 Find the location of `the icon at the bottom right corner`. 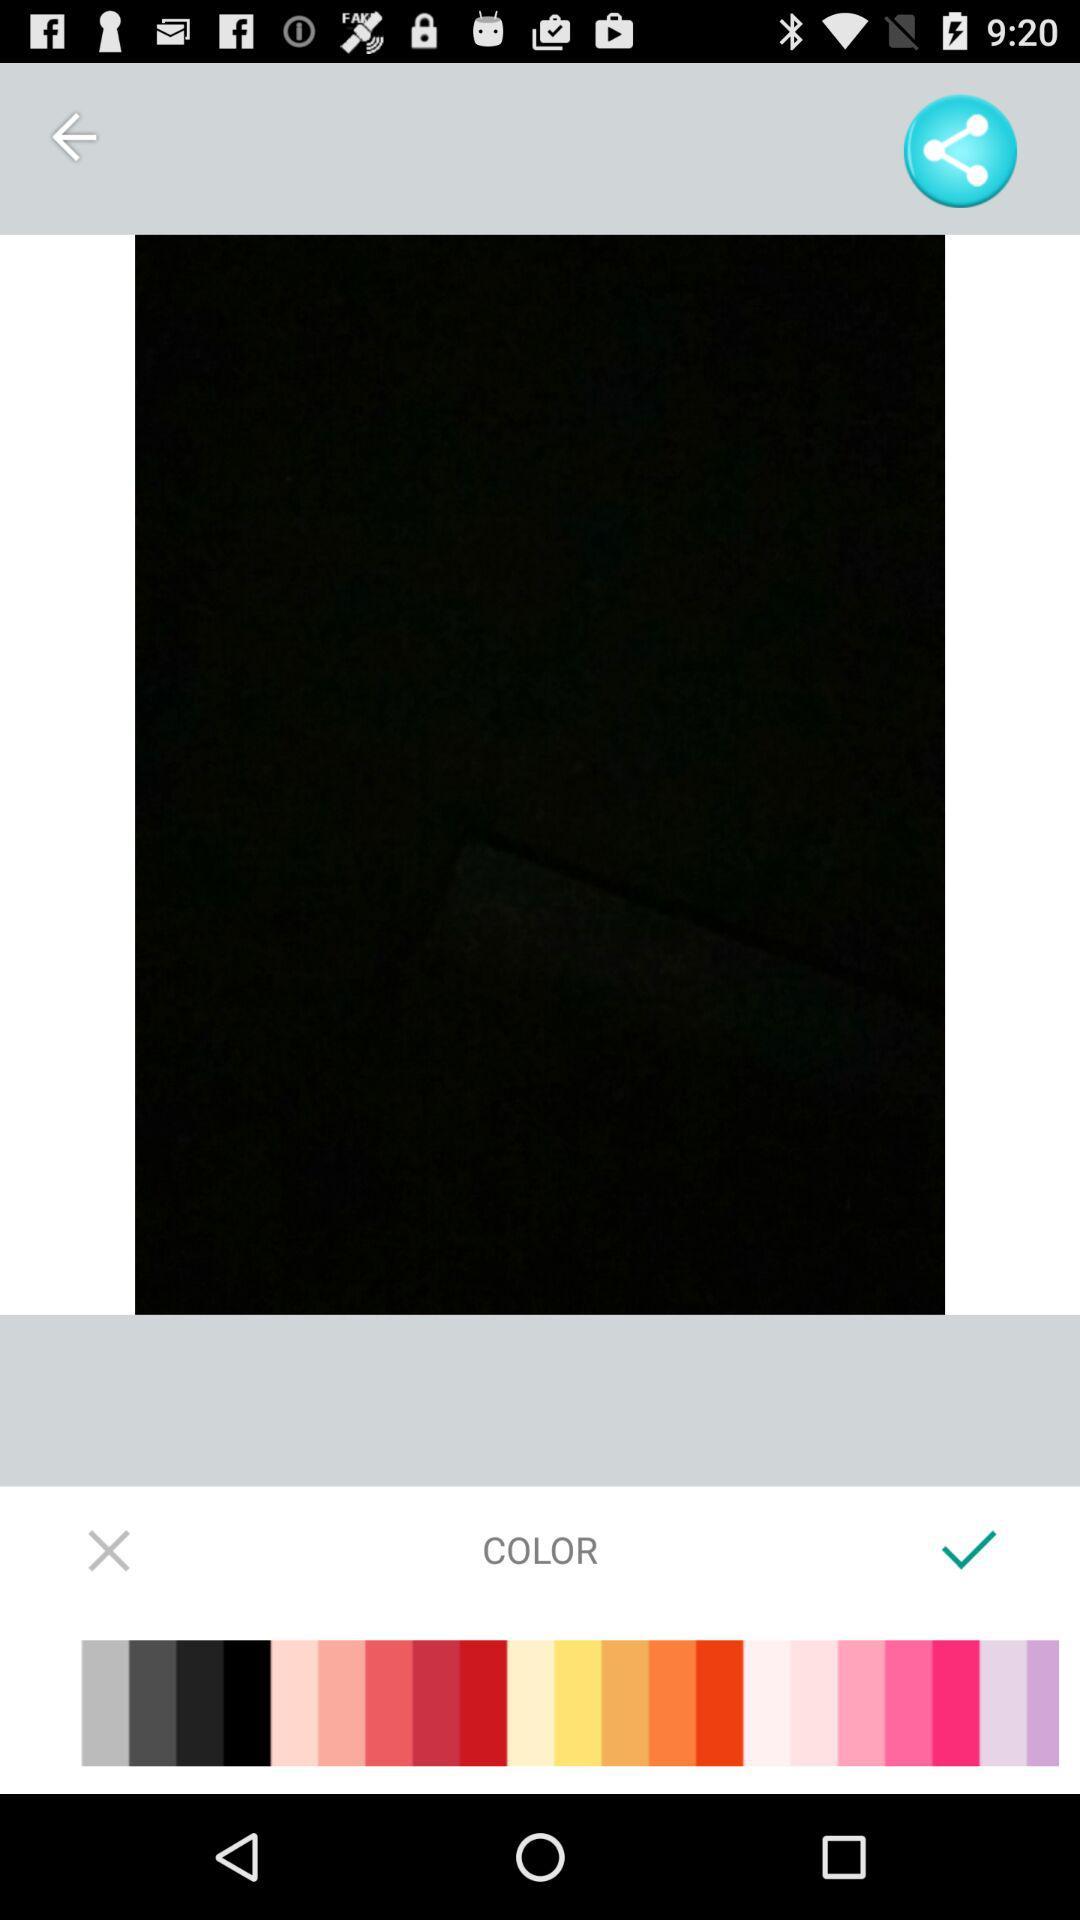

the icon at the bottom right corner is located at coordinates (968, 1548).